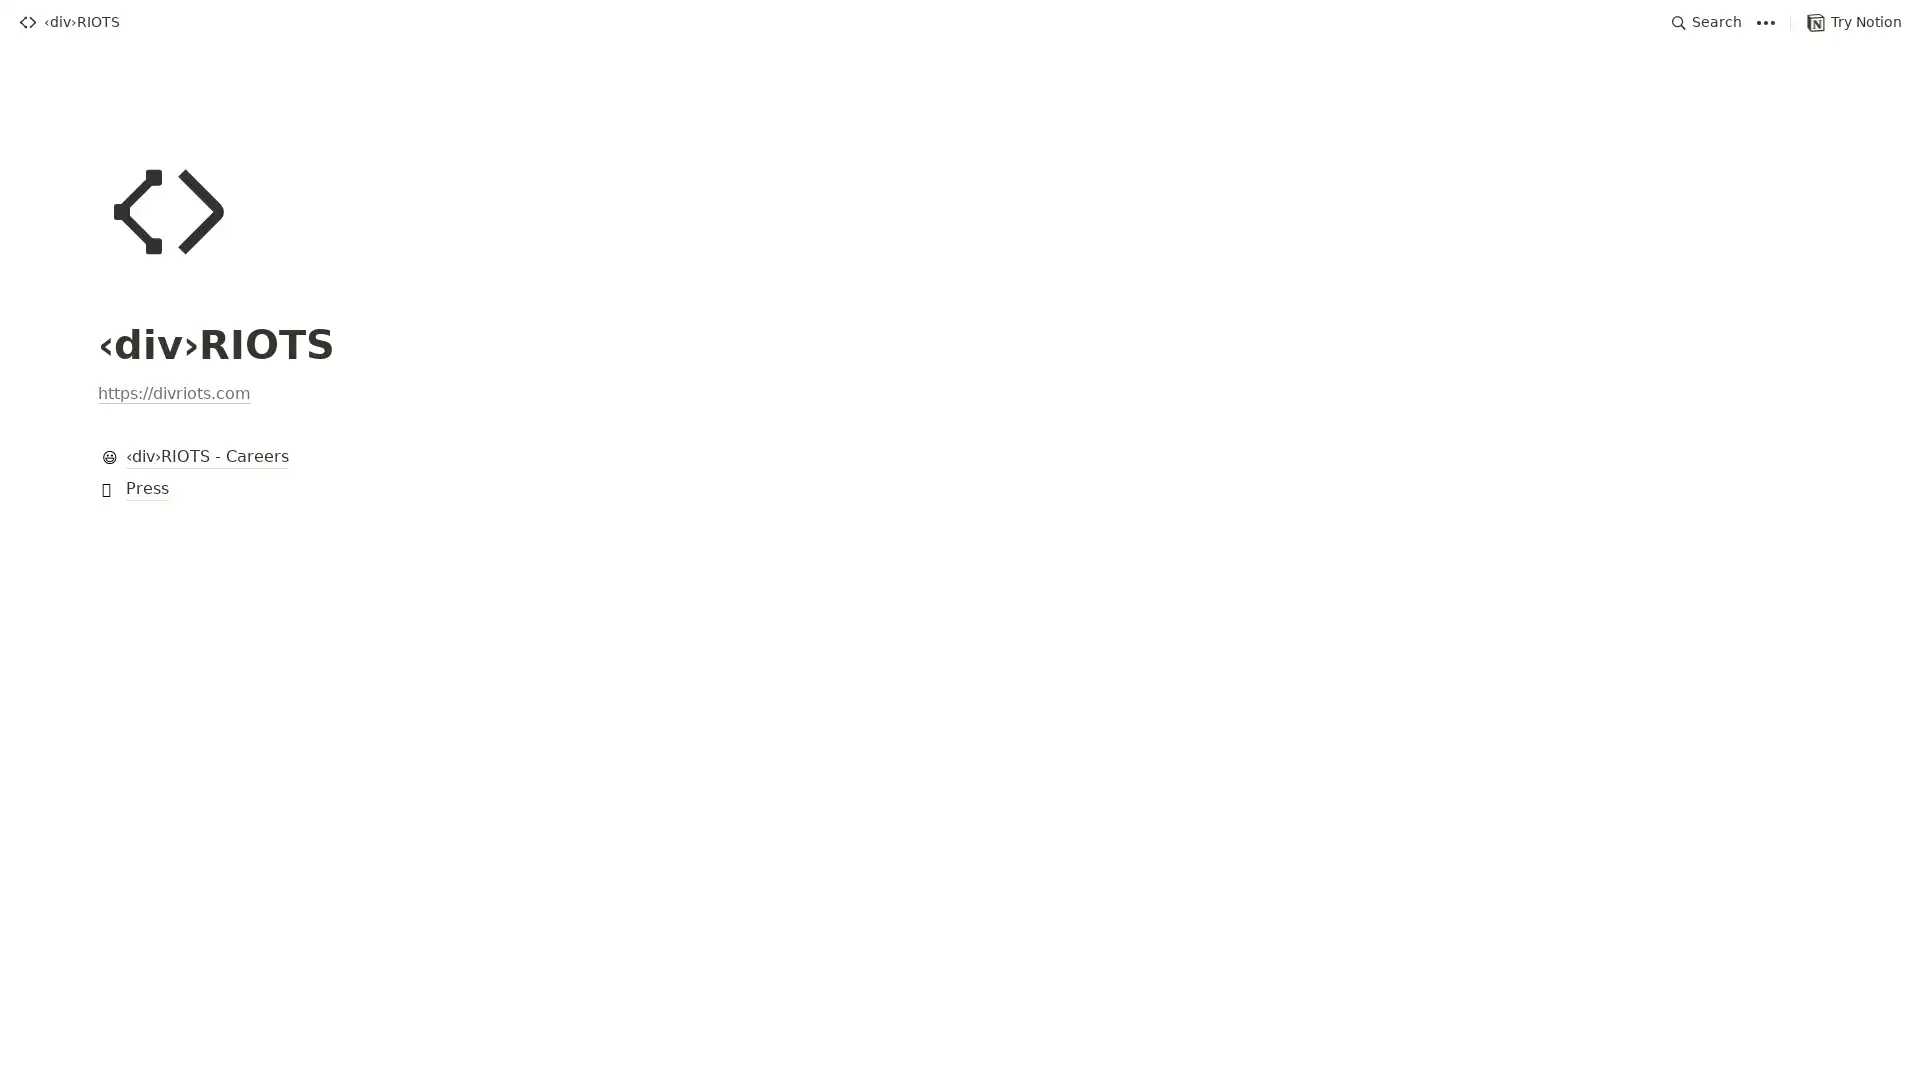 This screenshot has width=1920, height=1080. Describe the element at coordinates (1706, 22) in the screenshot. I see `Search` at that location.